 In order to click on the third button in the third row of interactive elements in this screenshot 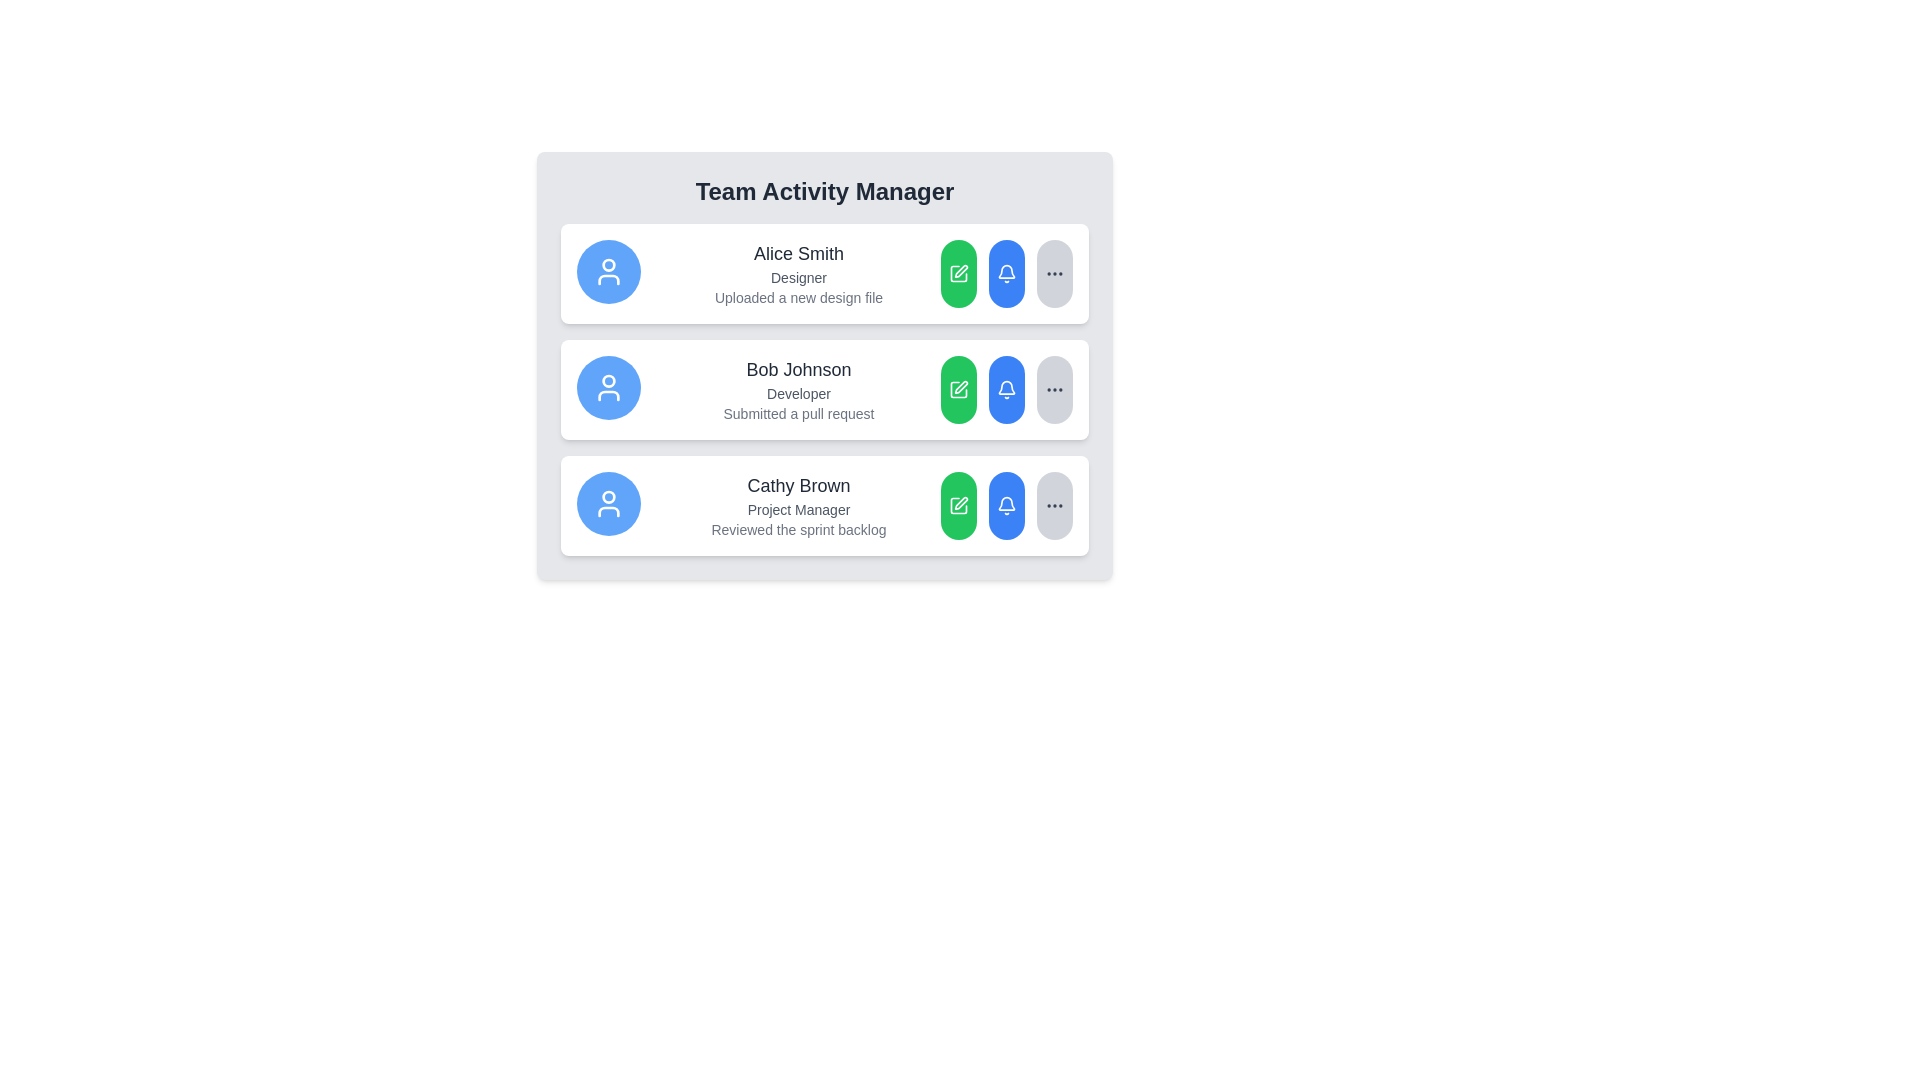, I will do `click(1007, 504)`.